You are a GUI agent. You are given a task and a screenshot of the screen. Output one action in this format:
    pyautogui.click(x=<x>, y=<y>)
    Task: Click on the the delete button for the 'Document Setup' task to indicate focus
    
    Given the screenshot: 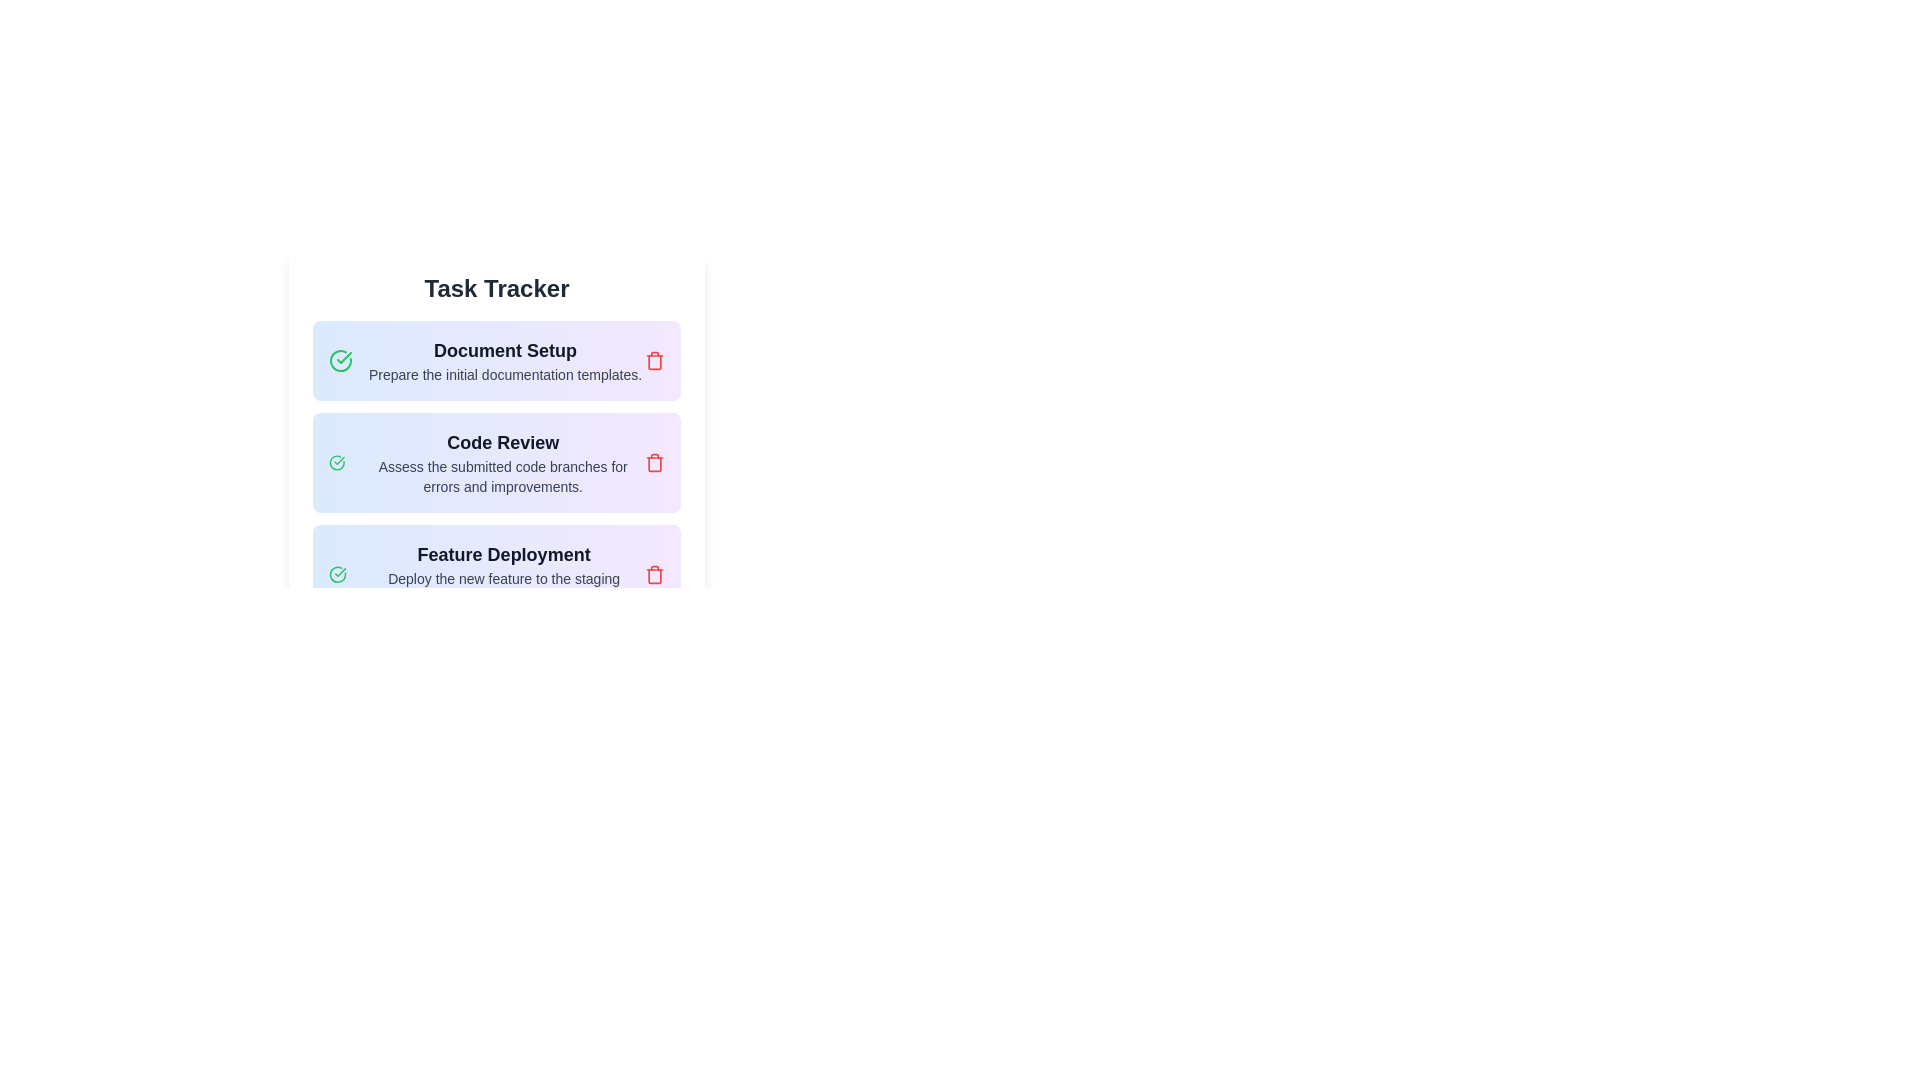 What is the action you would take?
    pyautogui.click(x=654, y=361)
    